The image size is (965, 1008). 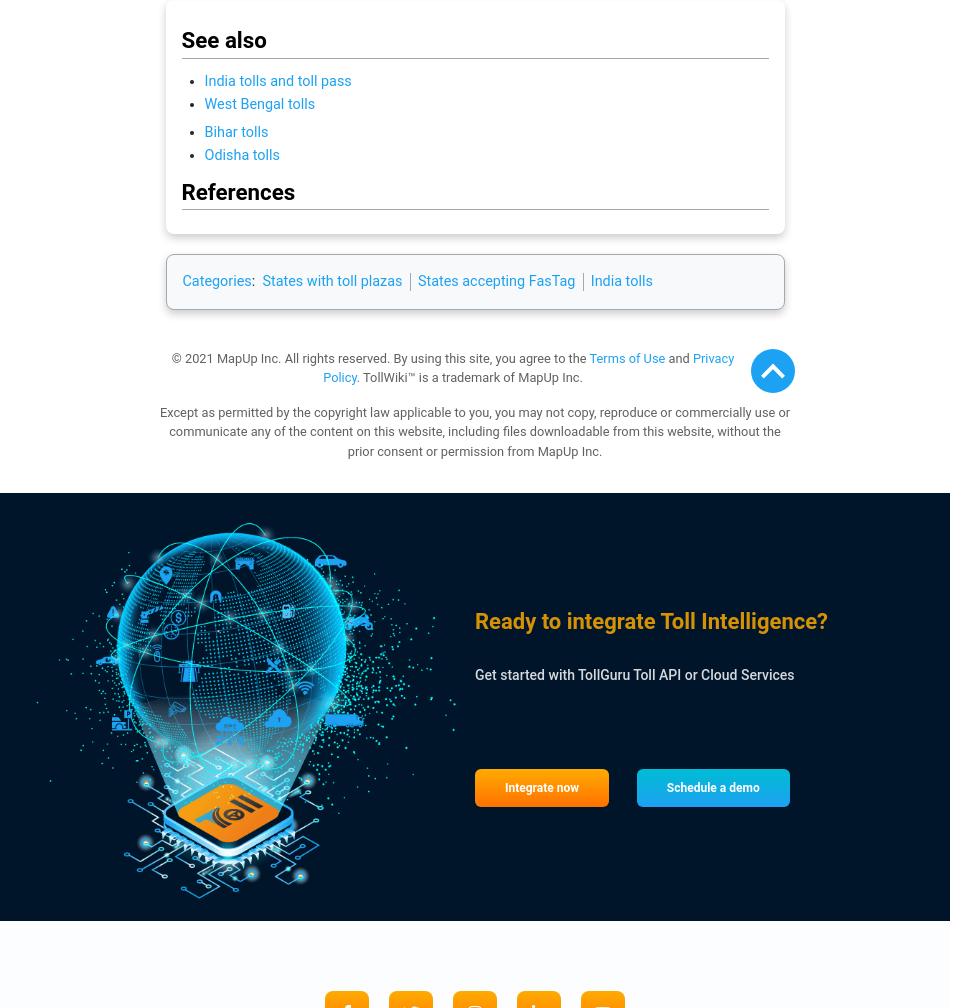 What do you see at coordinates (204, 104) in the screenshot?
I see `'West Bengal tolls'` at bounding box center [204, 104].